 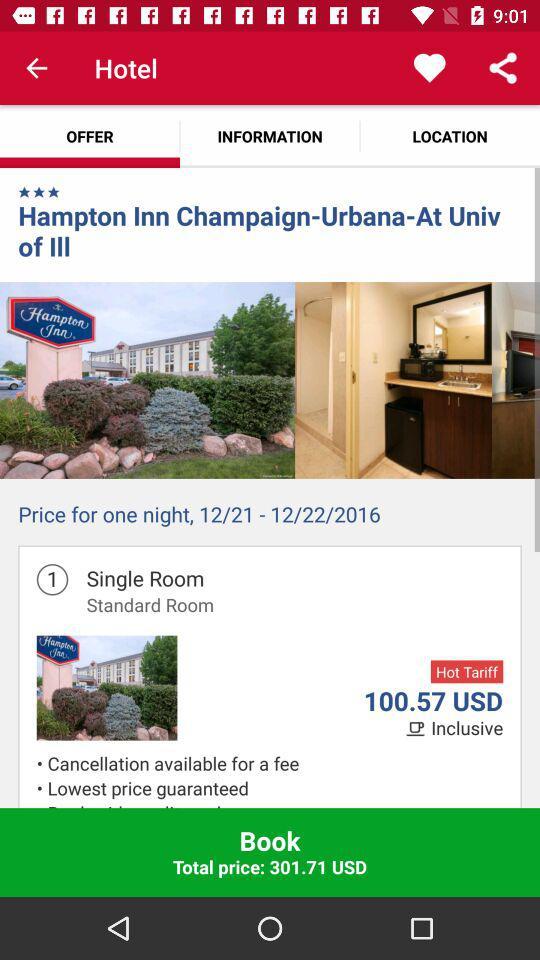 What do you see at coordinates (54, 192) in the screenshot?
I see `icon above the hampton inn champaign icon` at bounding box center [54, 192].